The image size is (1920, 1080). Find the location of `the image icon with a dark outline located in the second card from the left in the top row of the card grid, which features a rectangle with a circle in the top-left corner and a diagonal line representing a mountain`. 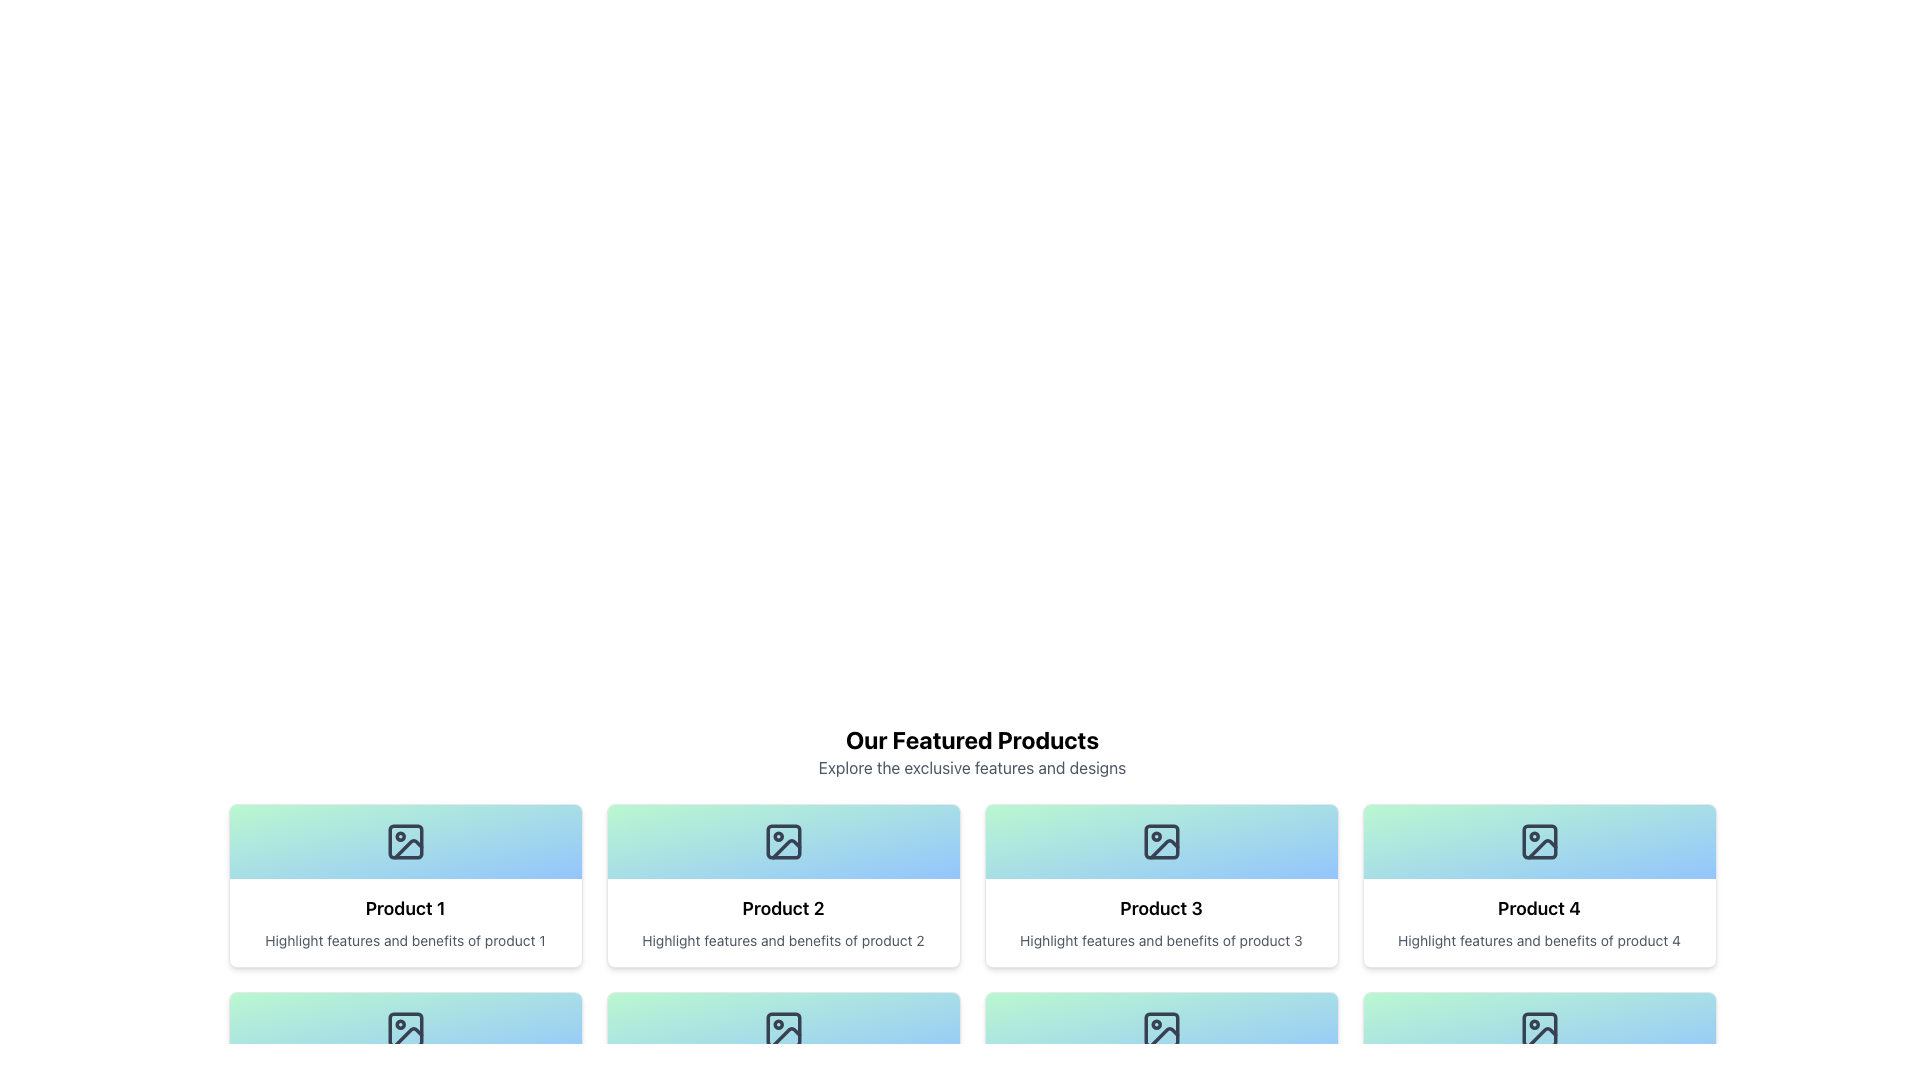

the image icon with a dark outline located in the second card from the left in the top row of the card grid, which features a rectangle with a circle in the top-left corner and a diagonal line representing a mountain is located at coordinates (782, 841).